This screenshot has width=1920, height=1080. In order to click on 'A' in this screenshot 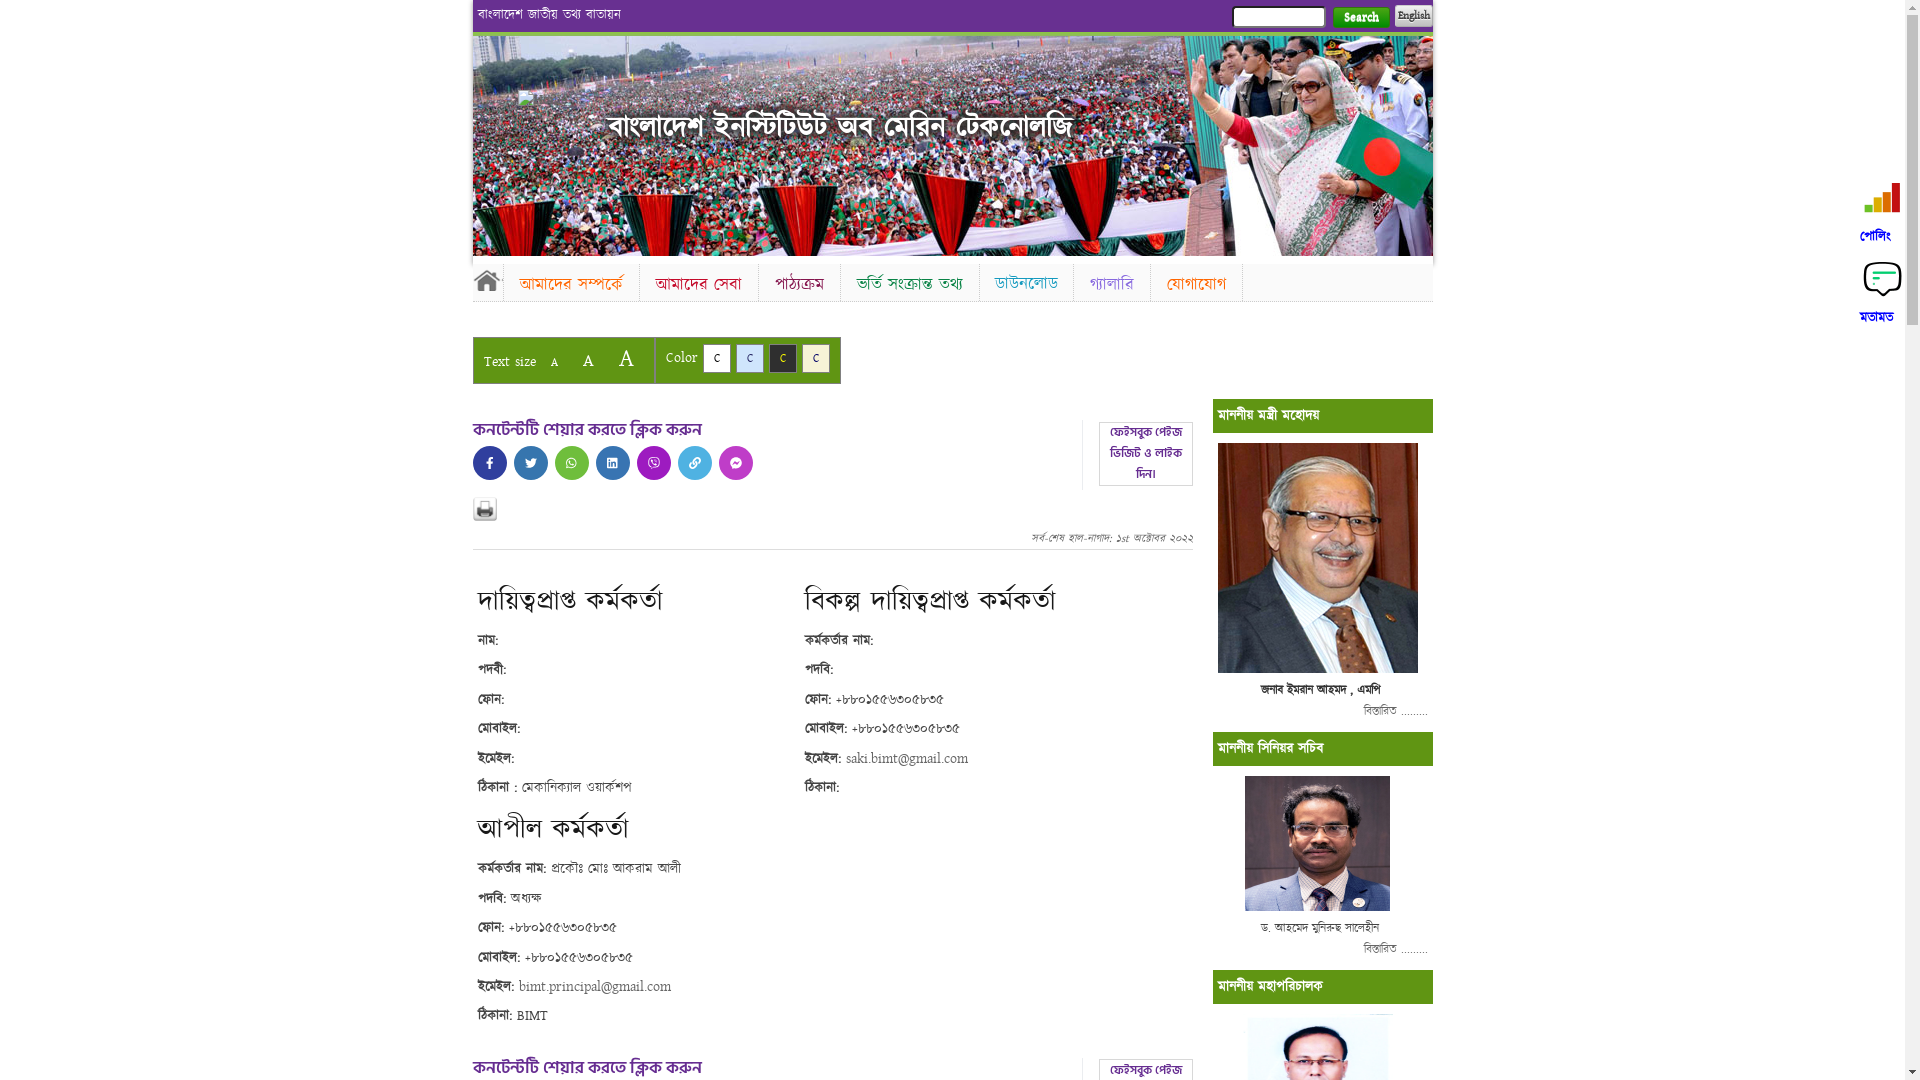, I will do `click(586, 360)`.